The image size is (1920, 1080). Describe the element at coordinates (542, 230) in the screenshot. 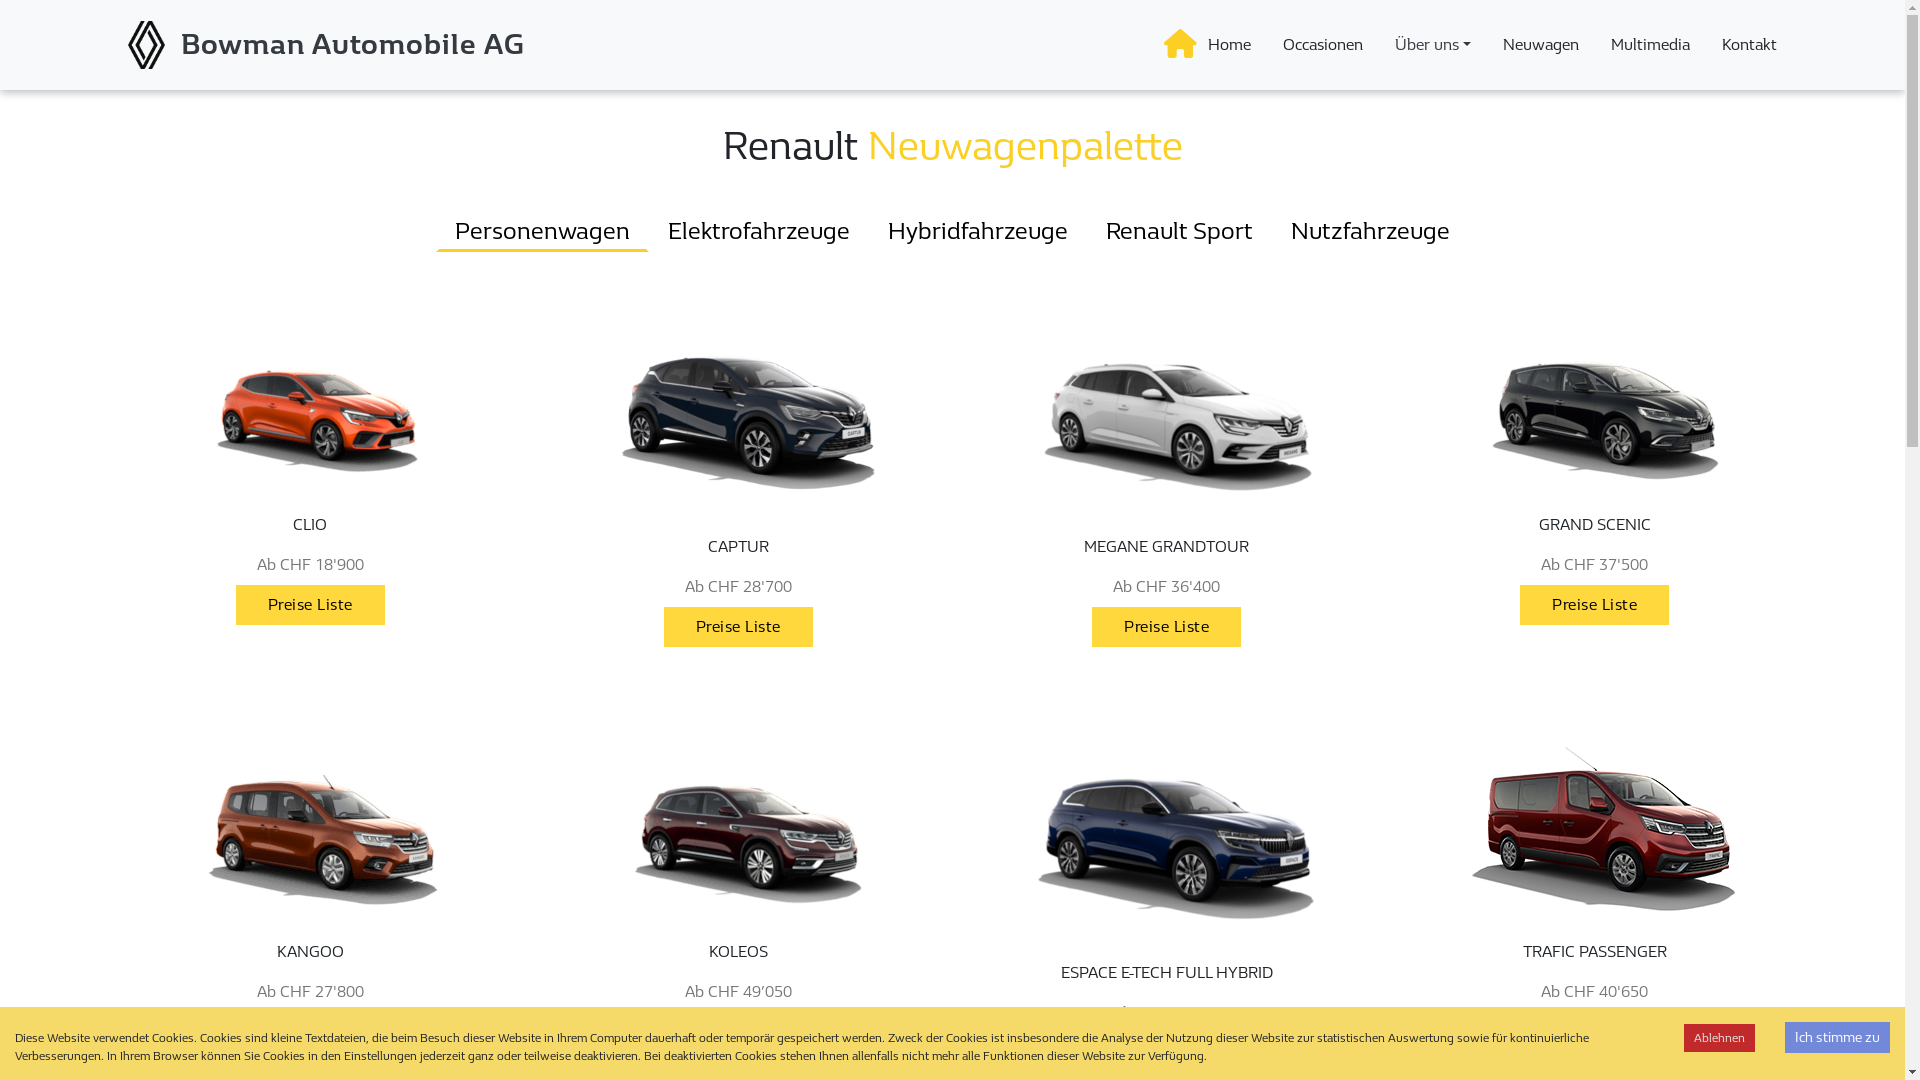

I see `'Personenwagen'` at that location.